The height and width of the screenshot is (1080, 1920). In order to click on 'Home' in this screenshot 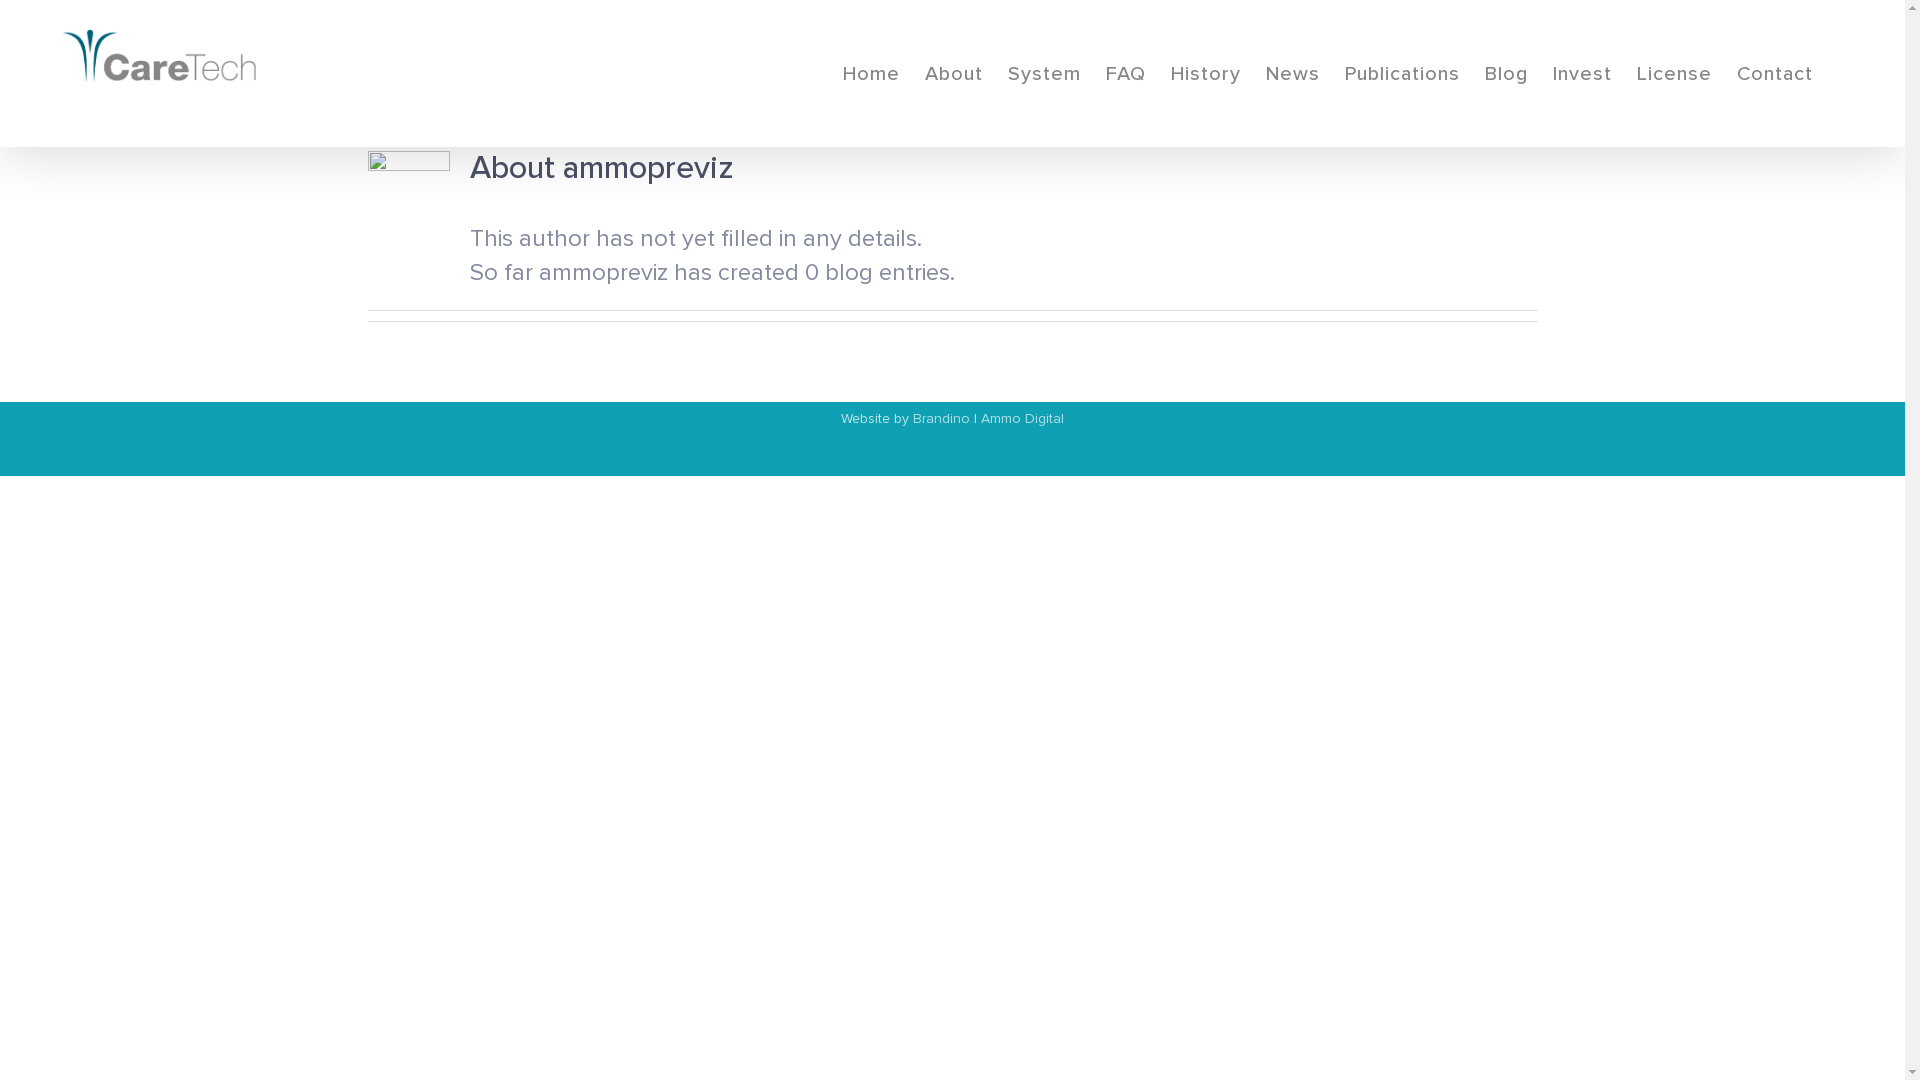, I will do `click(871, 72)`.